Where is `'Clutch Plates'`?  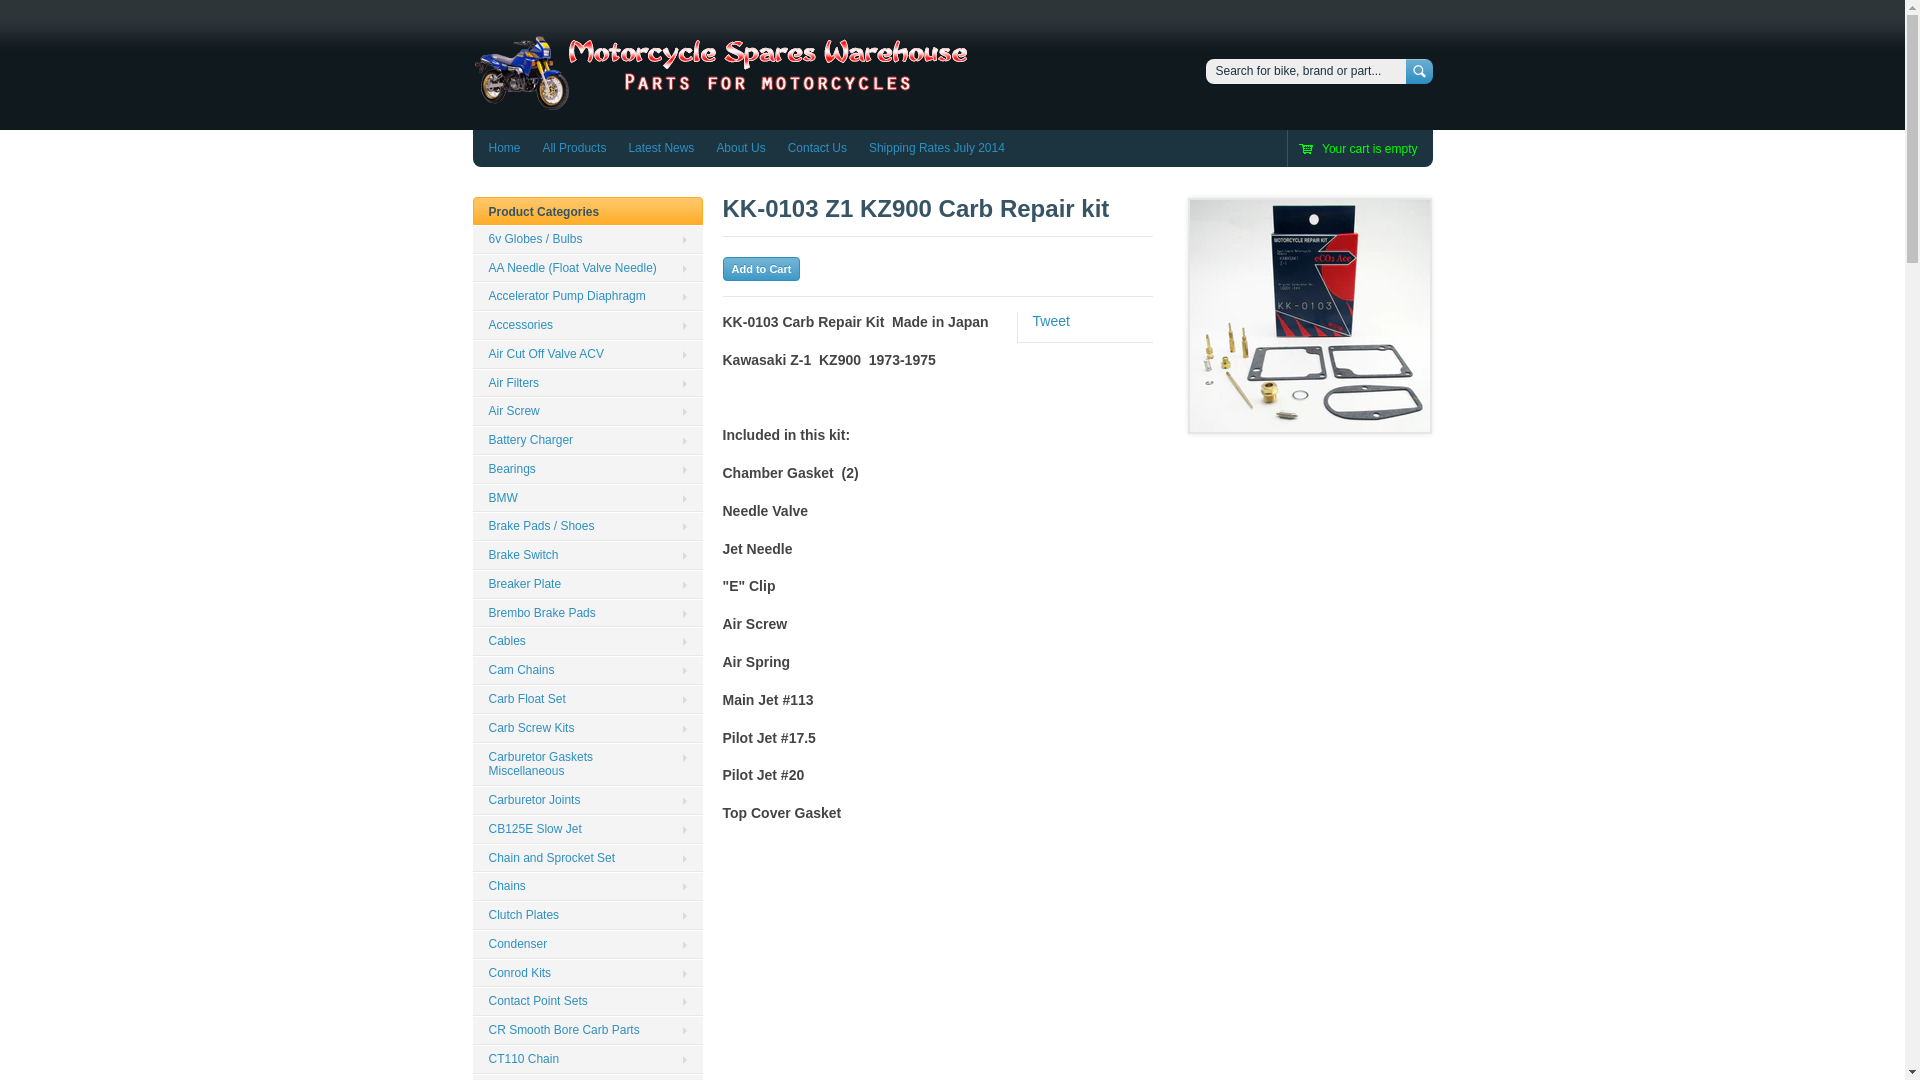
'Clutch Plates' is located at coordinates (585, 915).